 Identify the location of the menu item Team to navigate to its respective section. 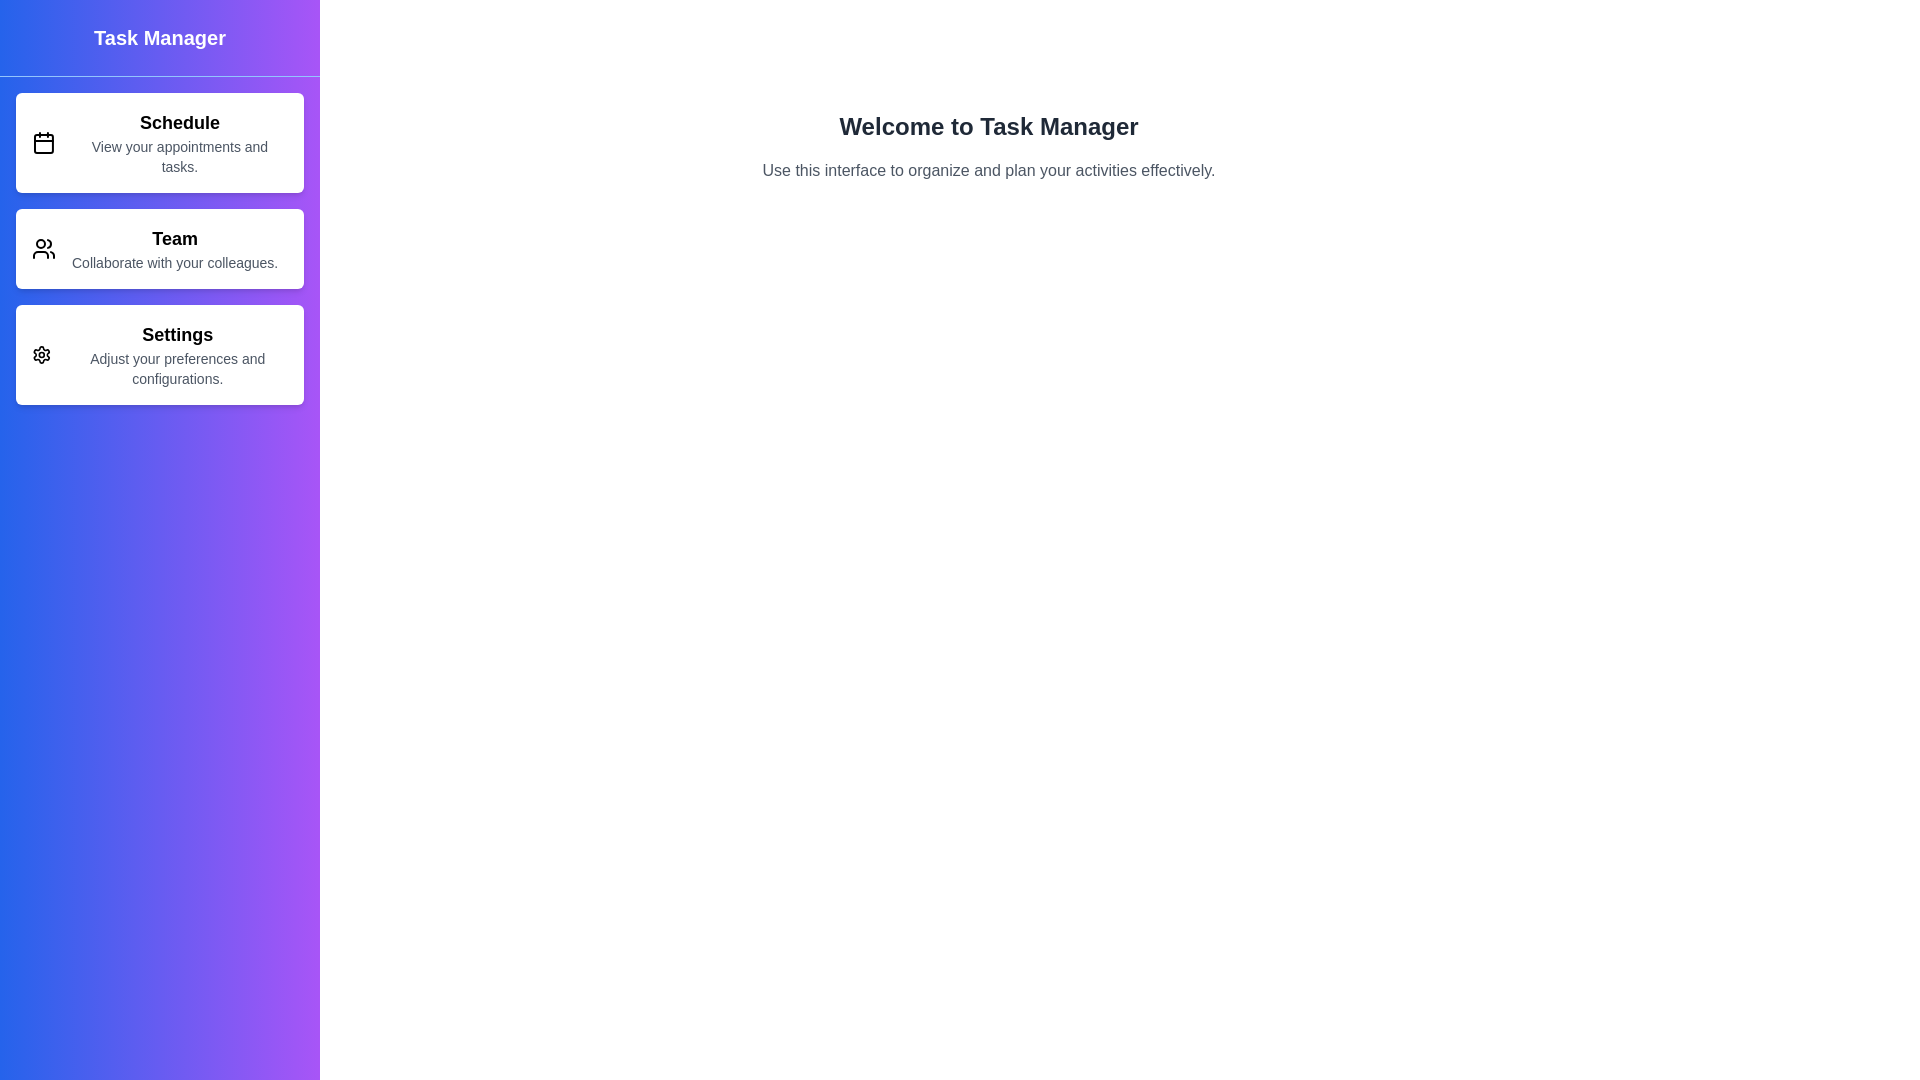
(158, 248).